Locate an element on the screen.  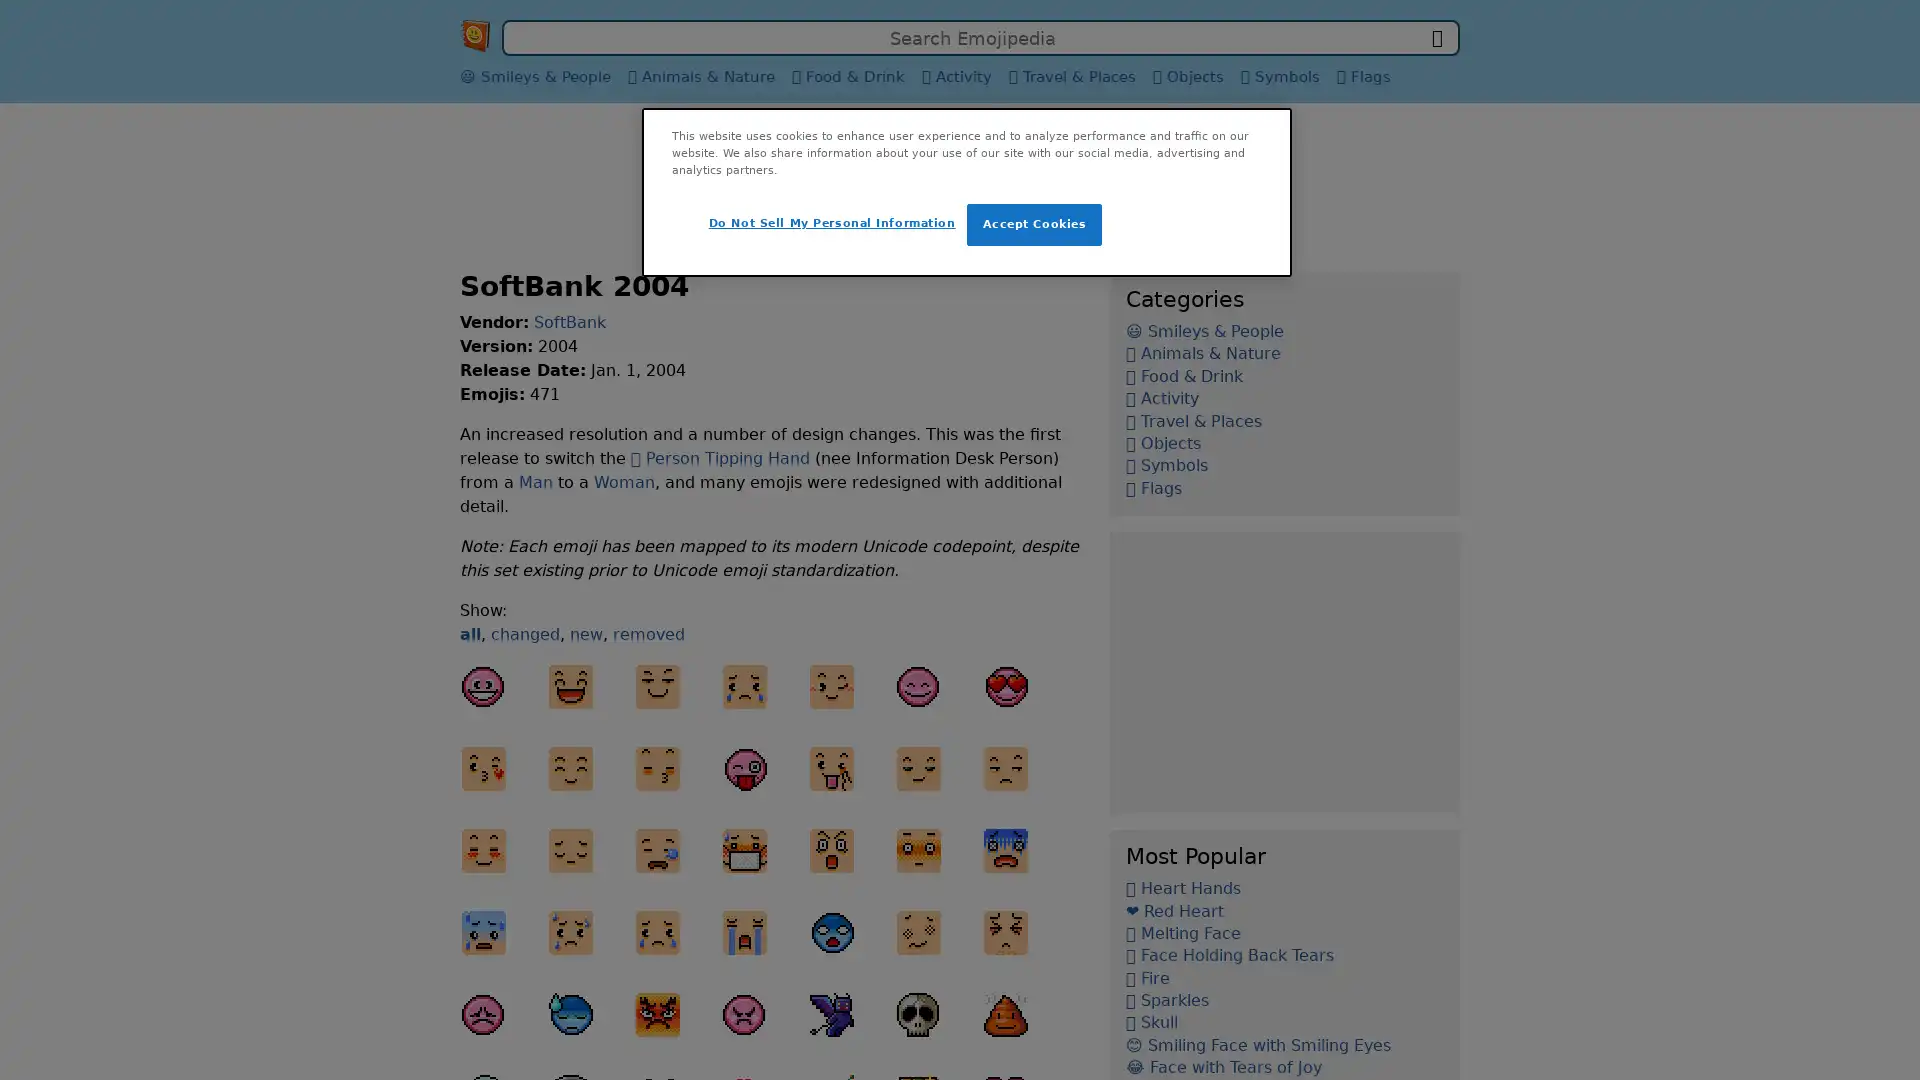
Do Not Sell My Personal Information is located at coordinates (831, 223).